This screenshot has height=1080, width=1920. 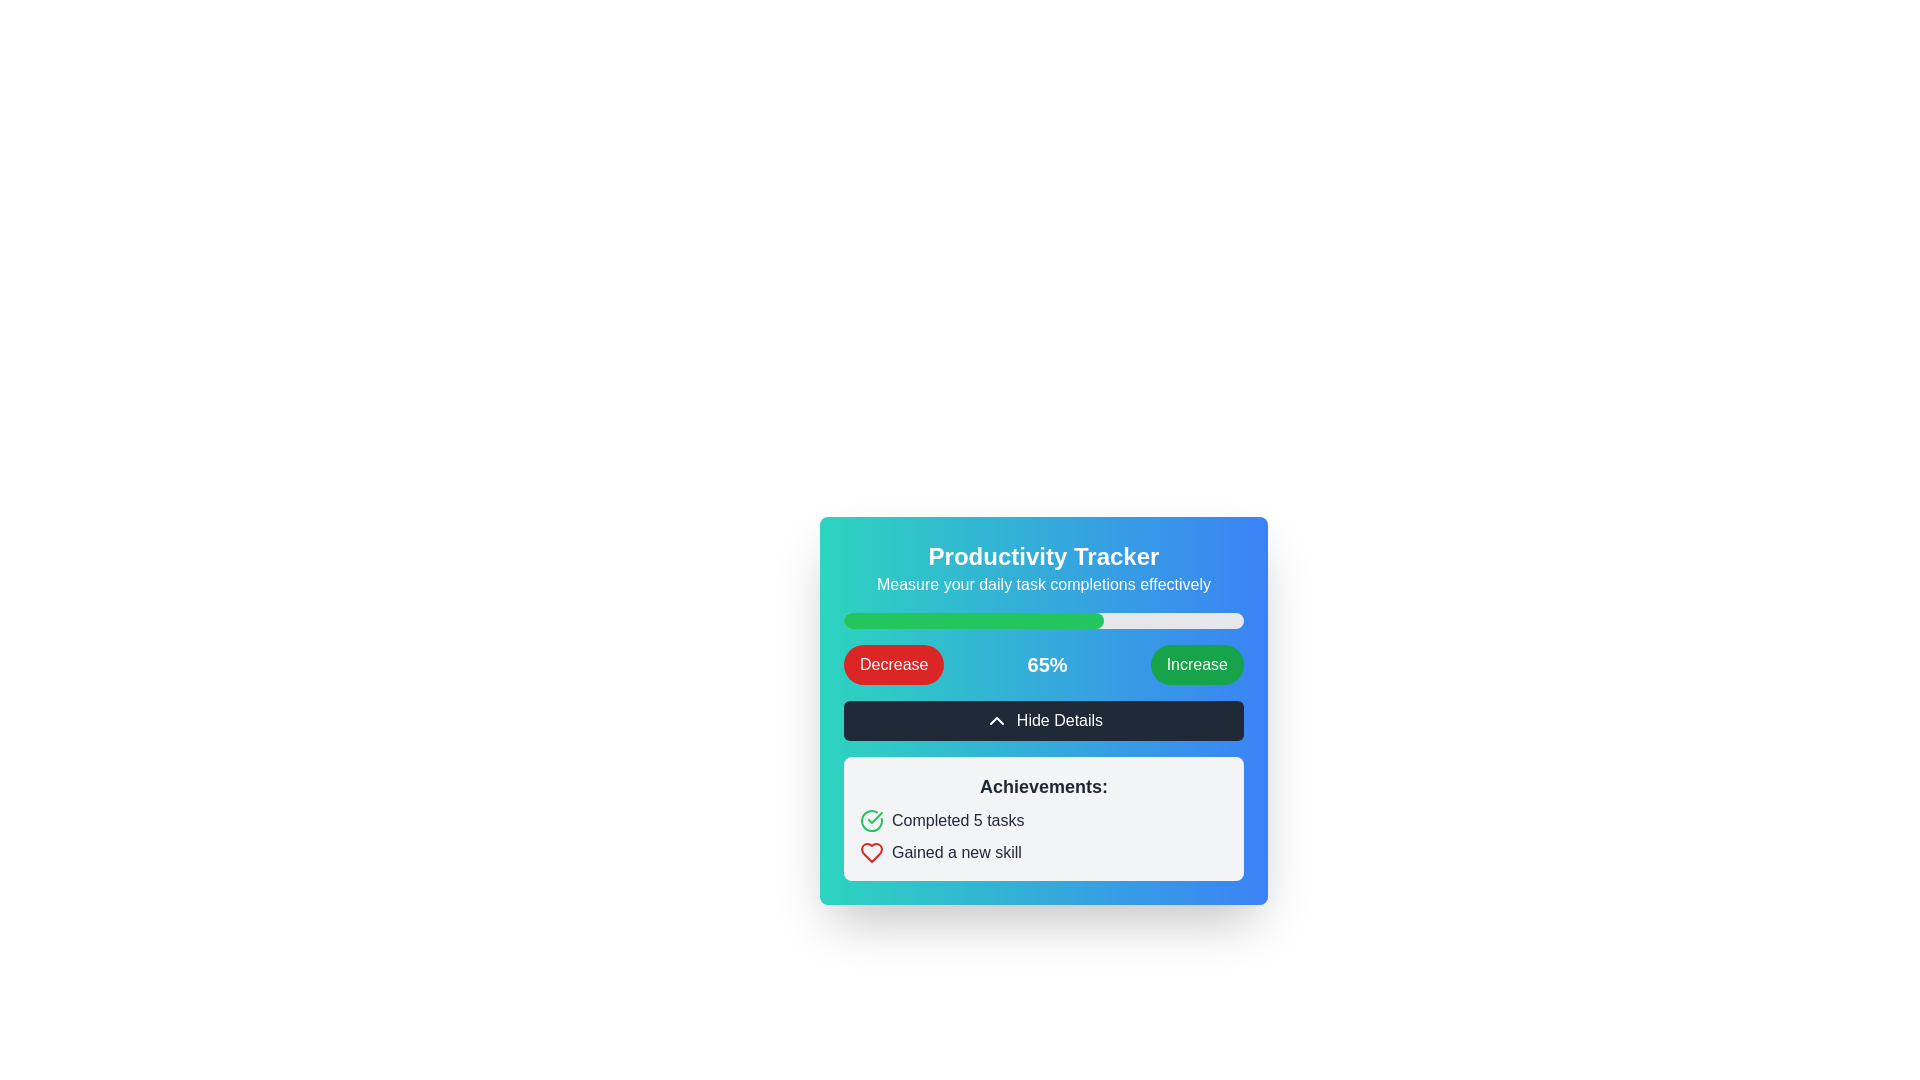 What do you see at coordinates (996, 721) in the screenshot?
I see `the upward-pointing chevron icon with a thin white outline located to the left of the 'Hide Details' text within the button` at bounding box center [996, 721].